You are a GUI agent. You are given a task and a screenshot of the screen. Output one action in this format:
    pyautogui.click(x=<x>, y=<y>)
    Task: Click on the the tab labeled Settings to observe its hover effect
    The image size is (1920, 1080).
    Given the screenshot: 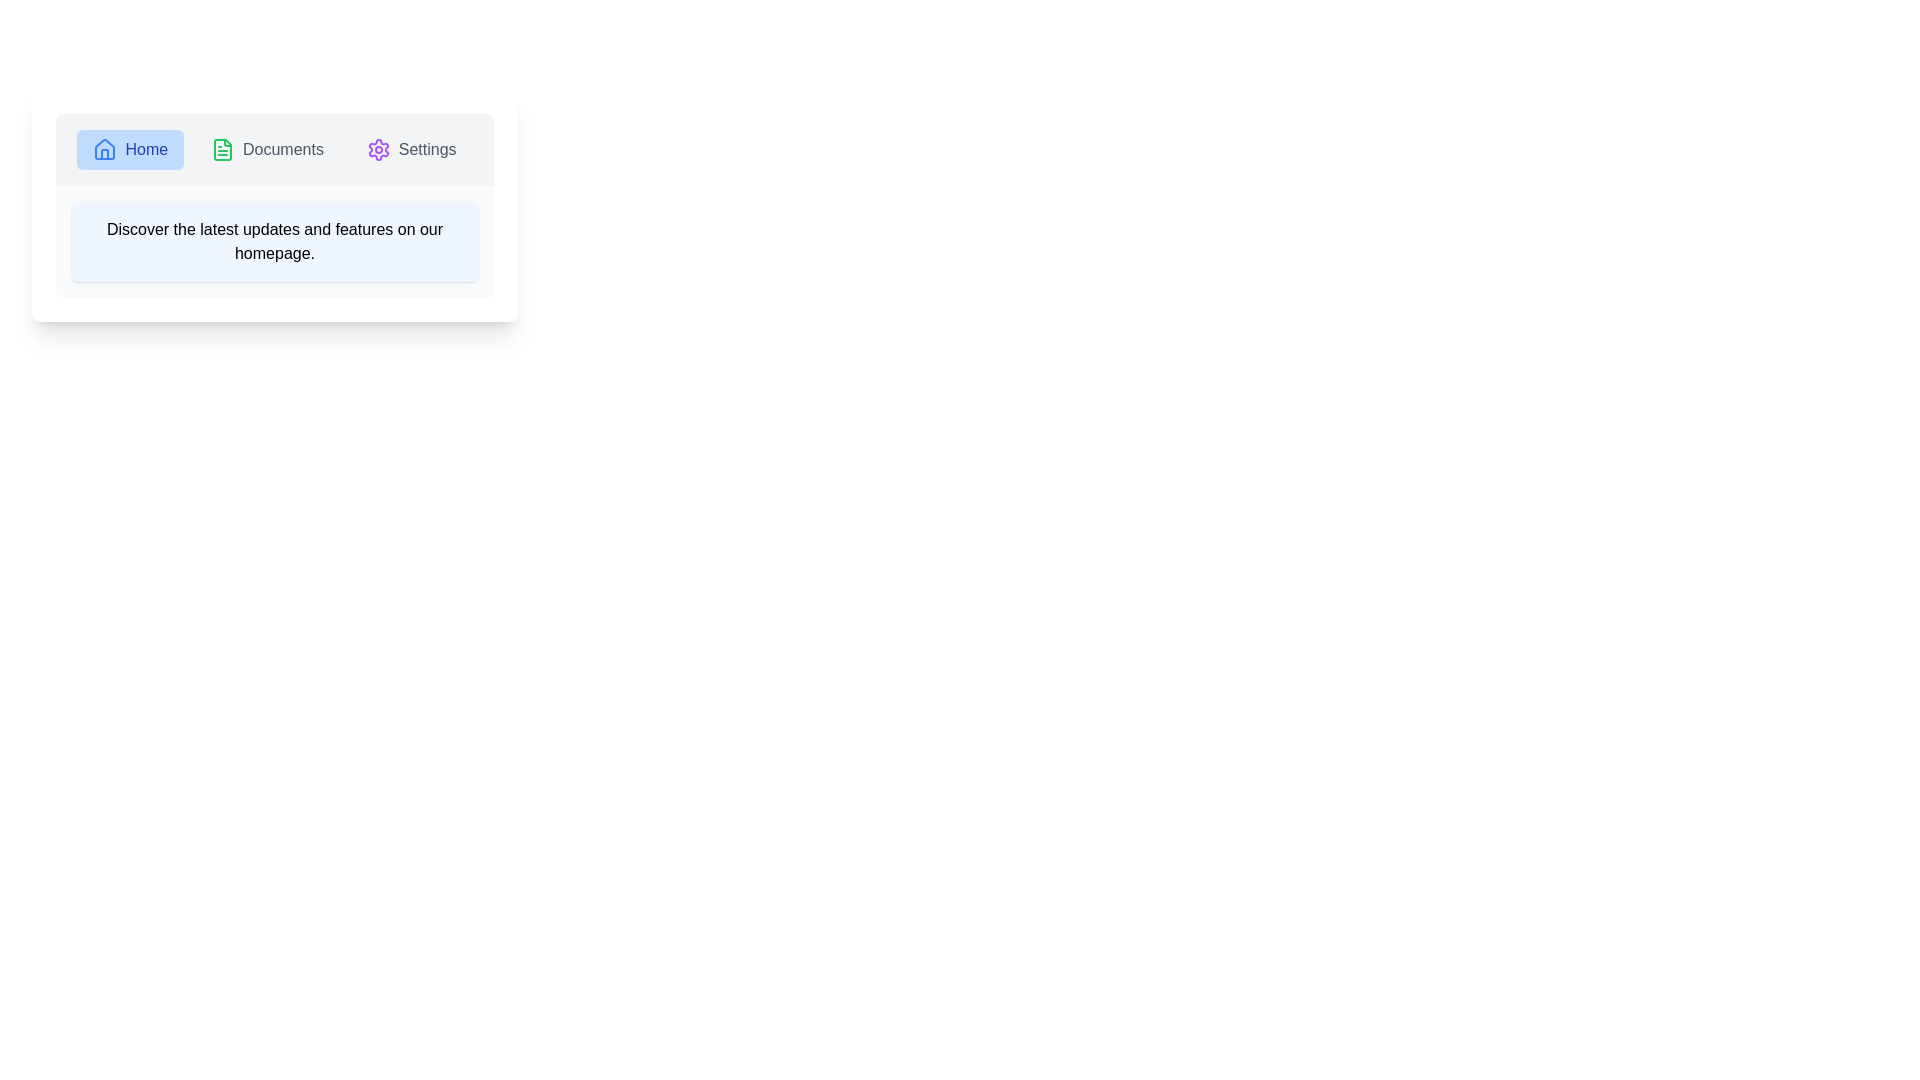 What is the action you would take?
    pyautogui.click(x=410, y=149)
    